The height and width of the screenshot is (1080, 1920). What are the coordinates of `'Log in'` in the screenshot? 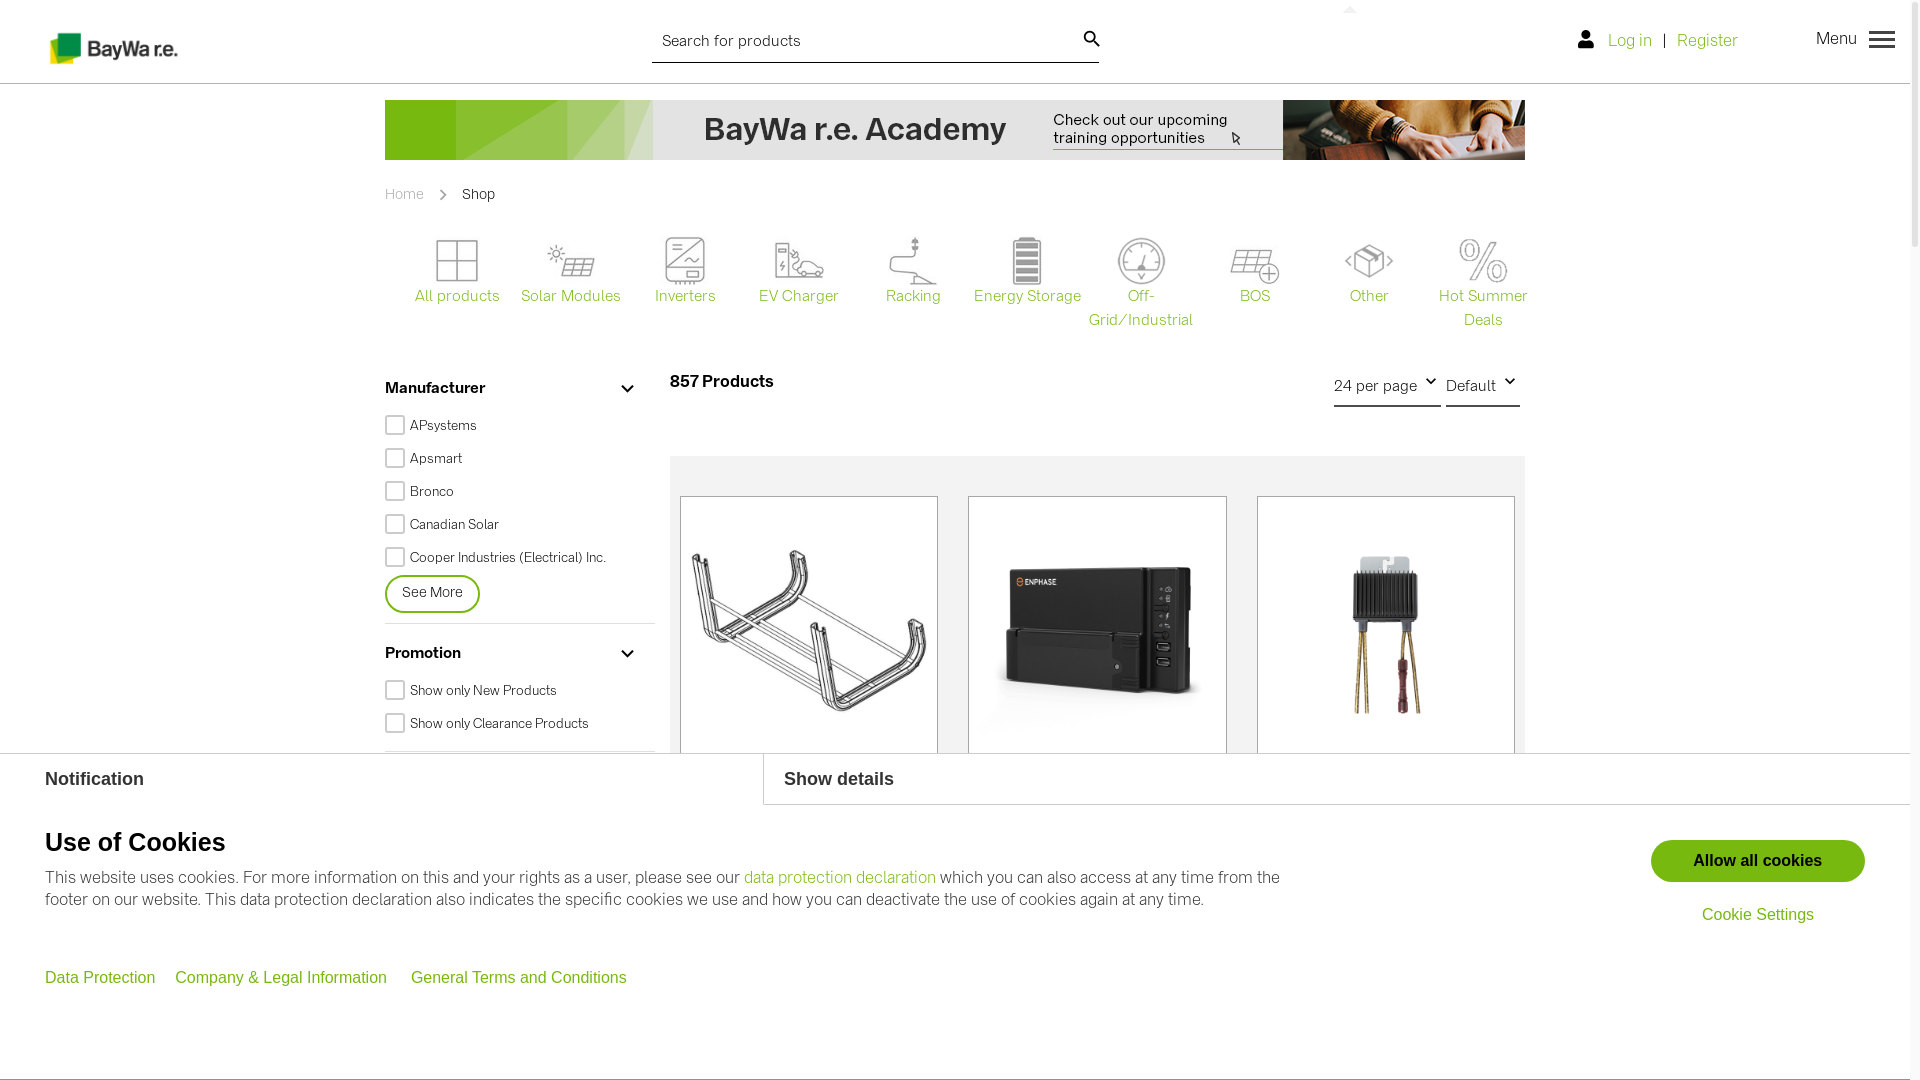 It's located at (1620, 42).